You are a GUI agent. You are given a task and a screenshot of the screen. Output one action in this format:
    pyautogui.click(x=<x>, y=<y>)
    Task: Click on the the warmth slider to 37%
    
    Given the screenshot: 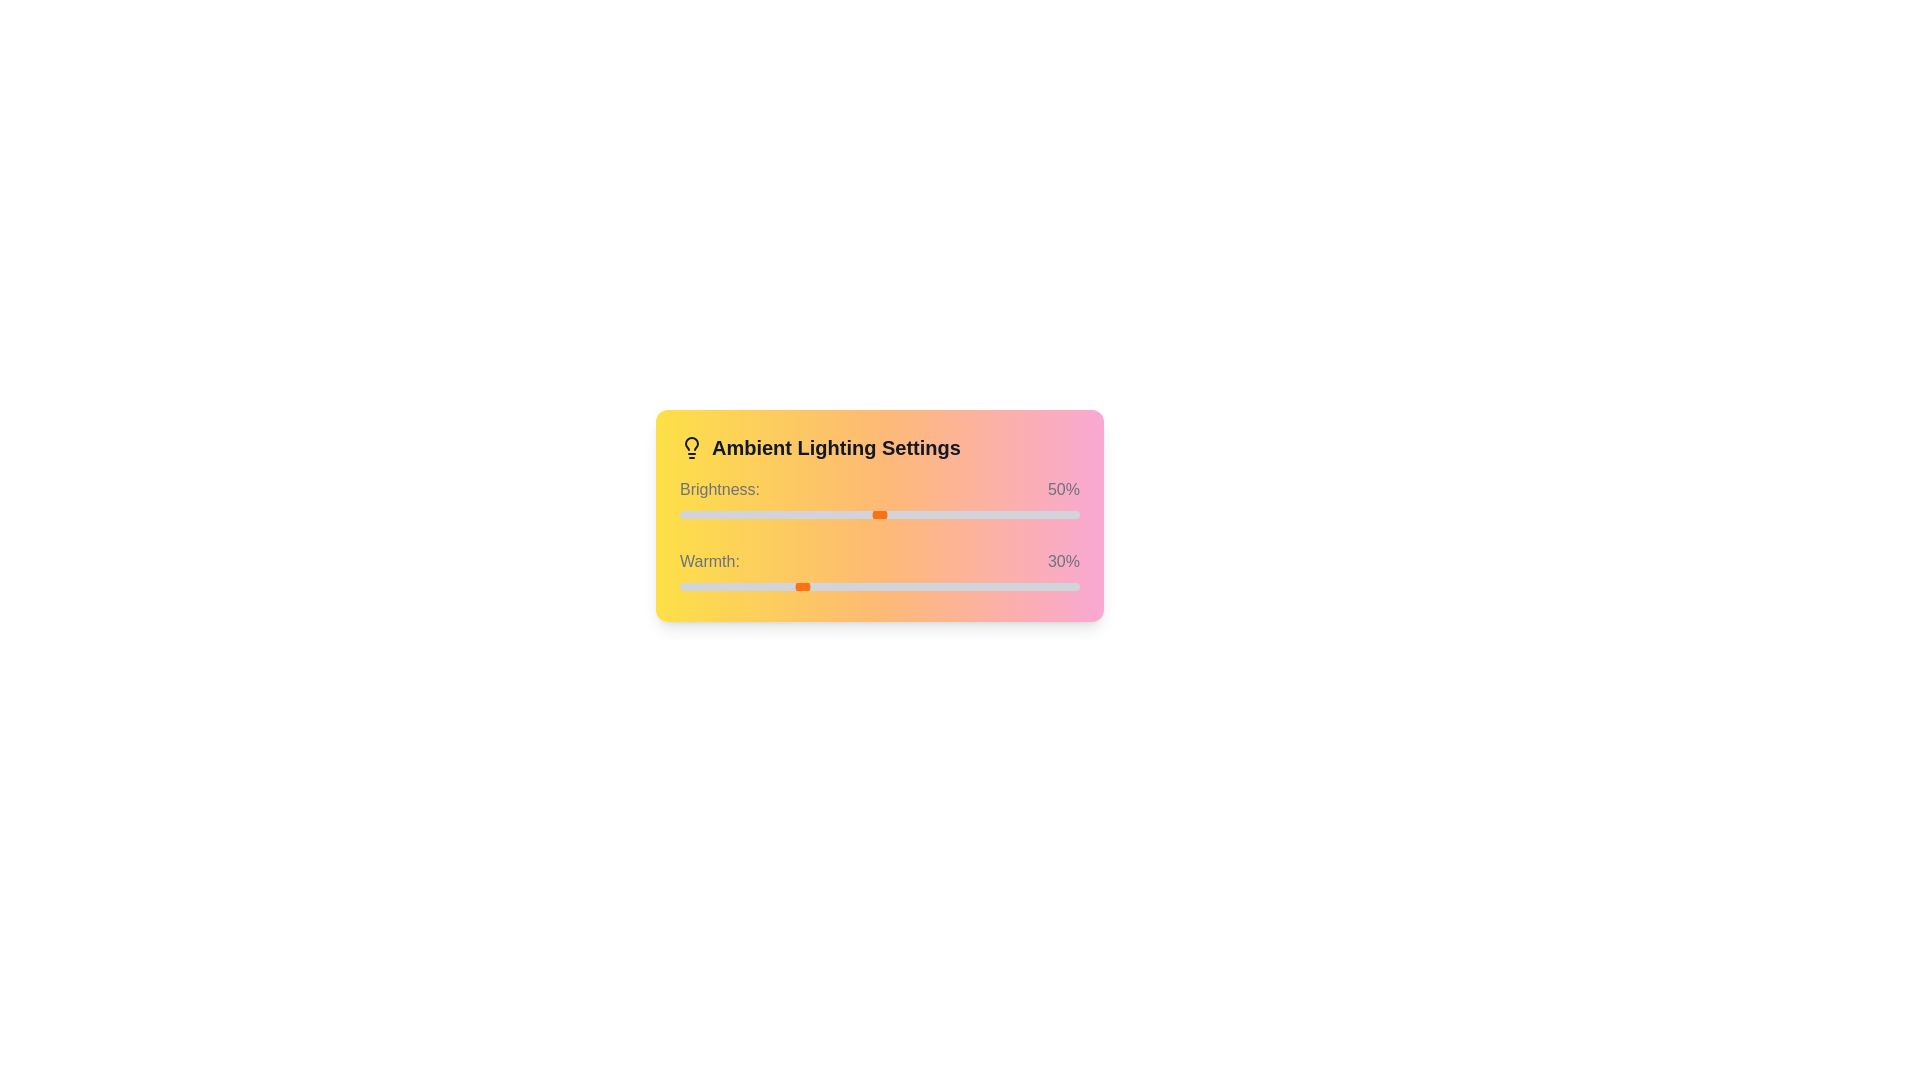 What is the action you would take?
    pyautogui.click(x=828, y=585)
    